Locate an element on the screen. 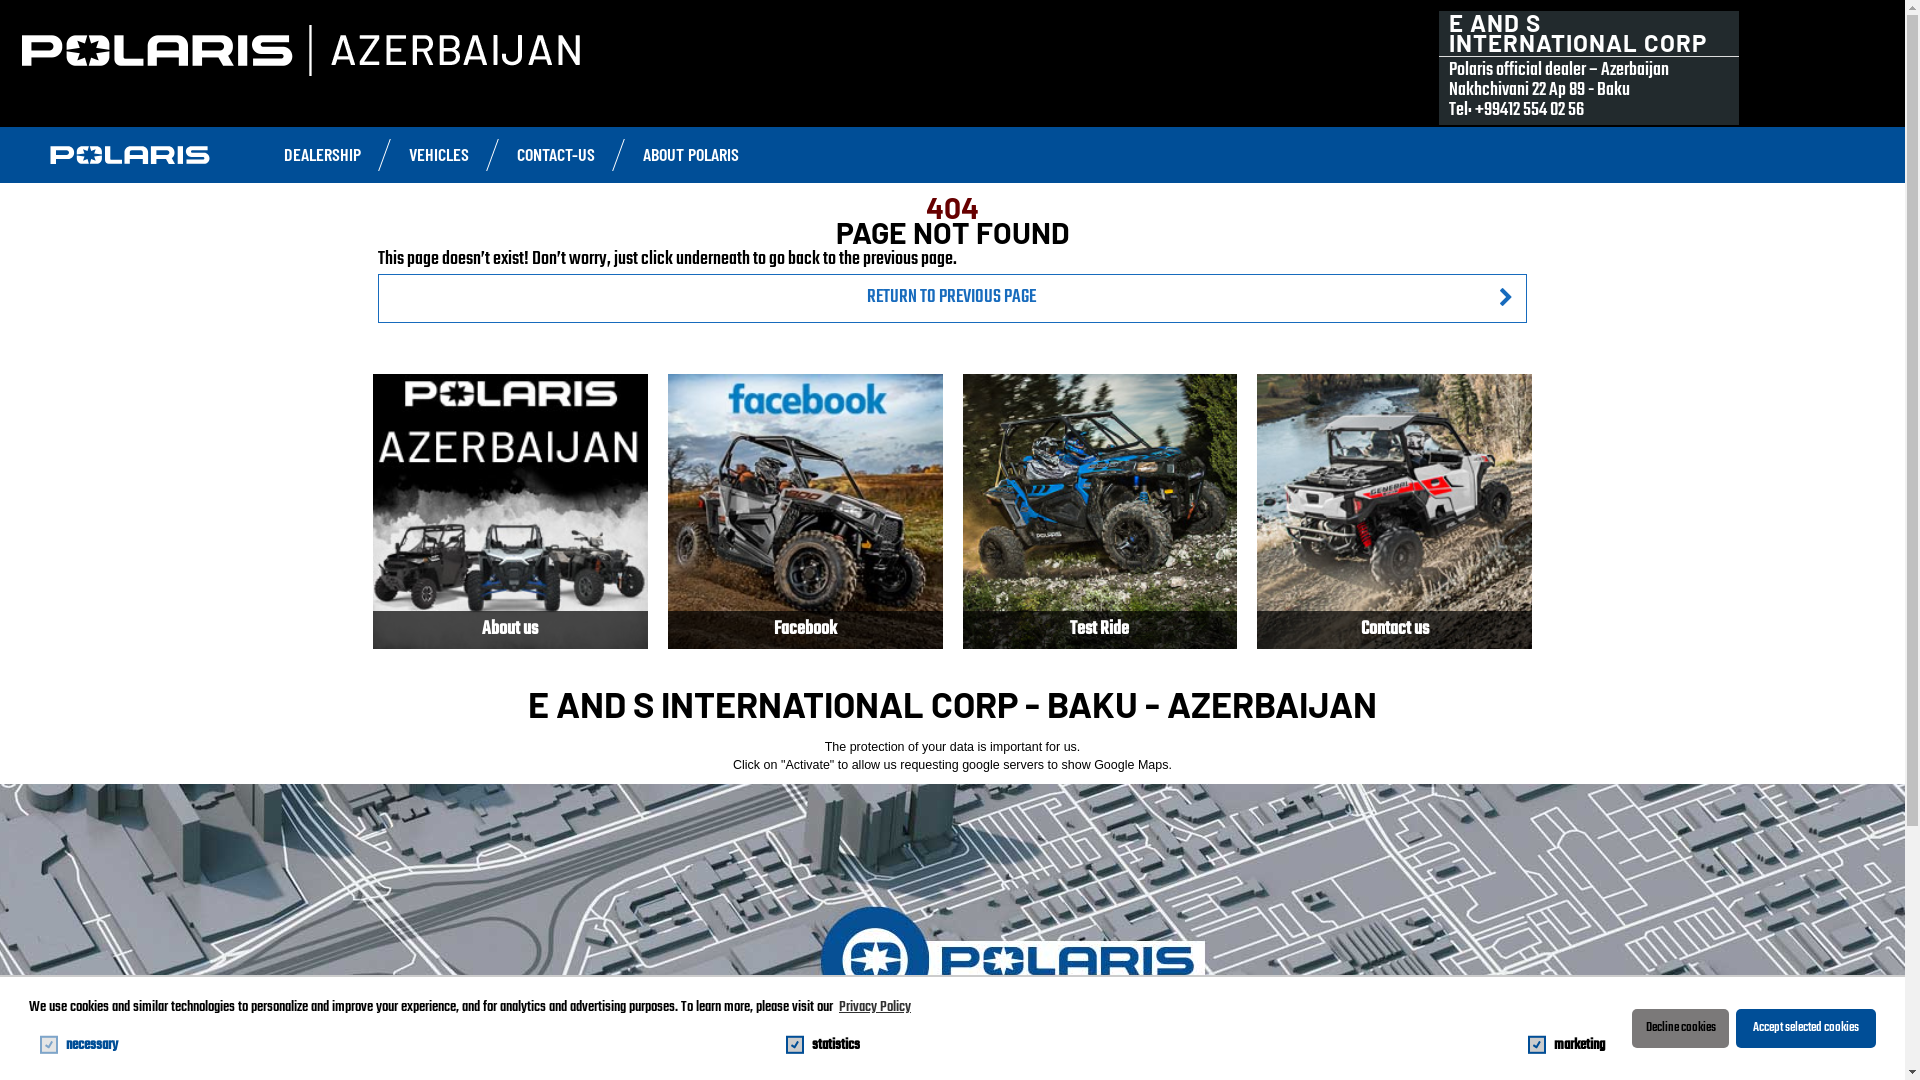 The image size is (1920, 1080). 'About us' is located at coordinates (510, 510).